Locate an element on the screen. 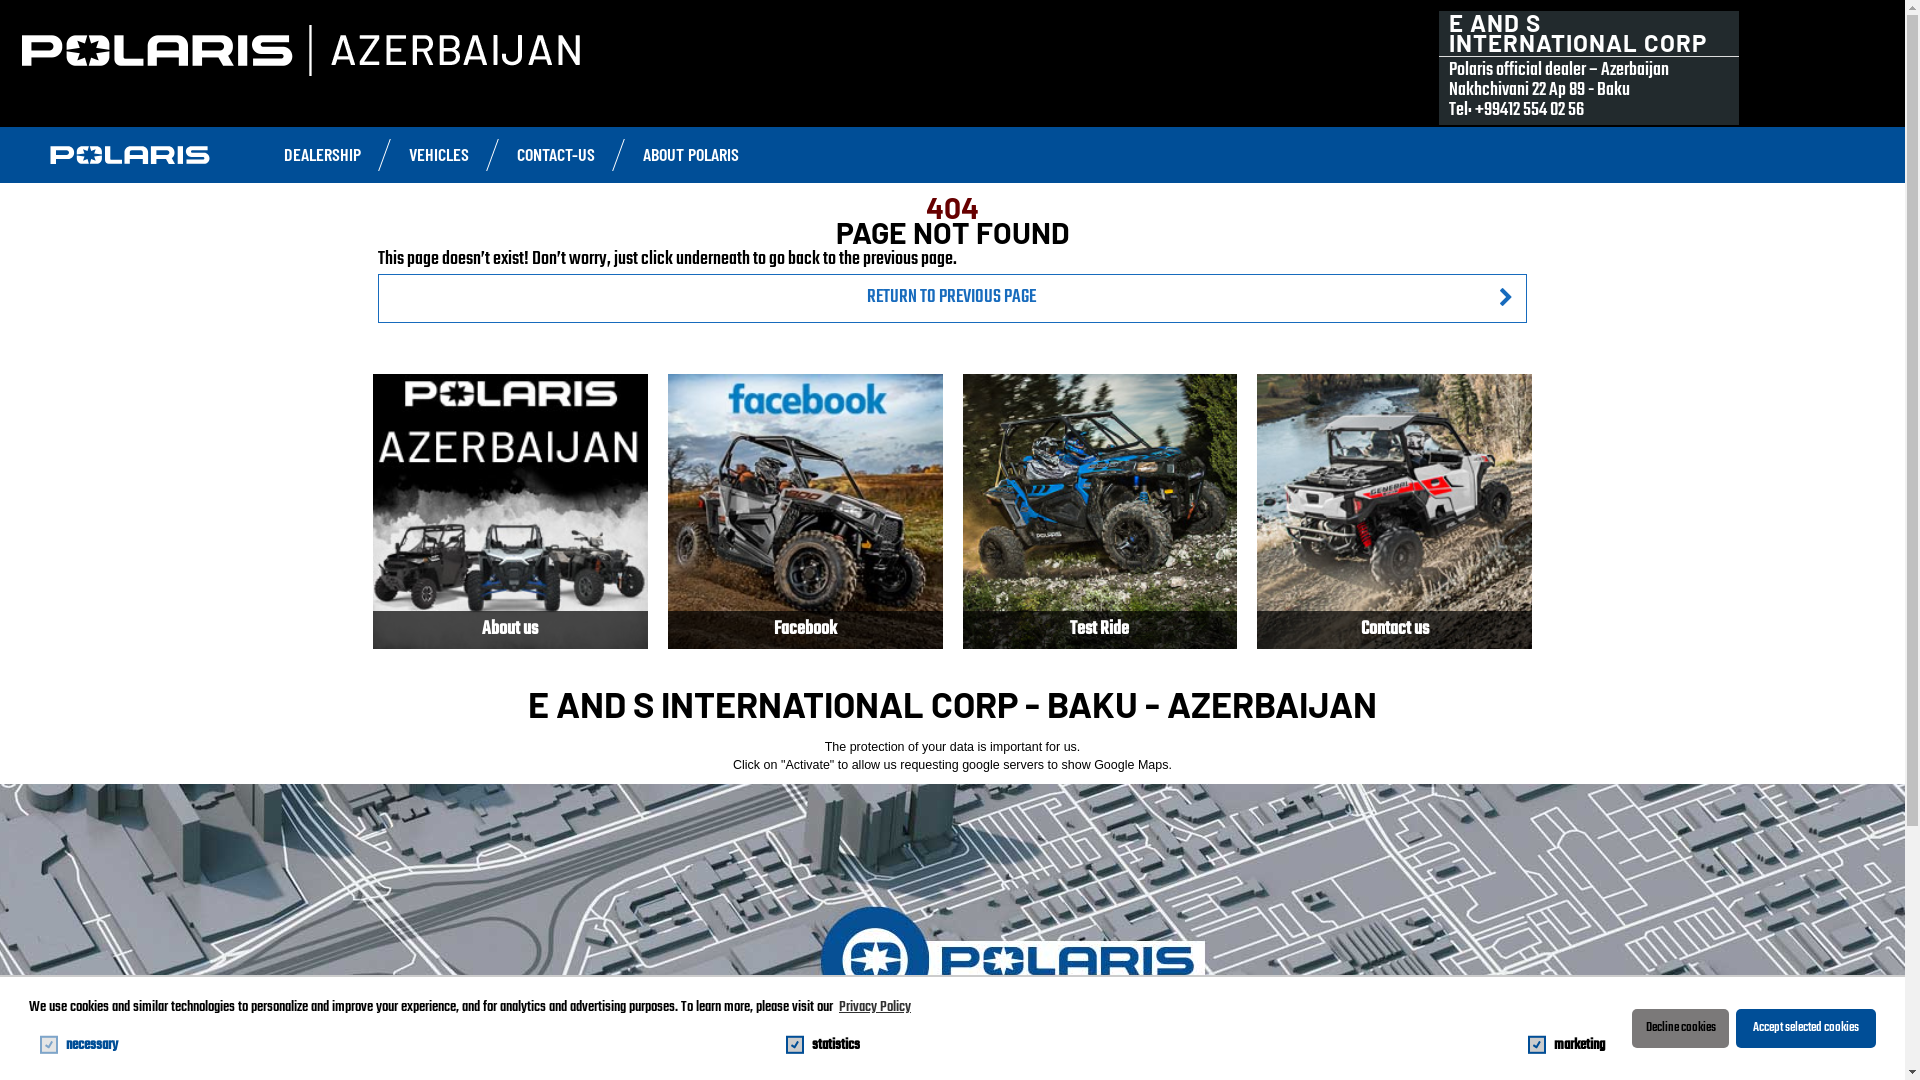 The image size is (1920, 1080). 'About us' is located at coordinates (510, 510).